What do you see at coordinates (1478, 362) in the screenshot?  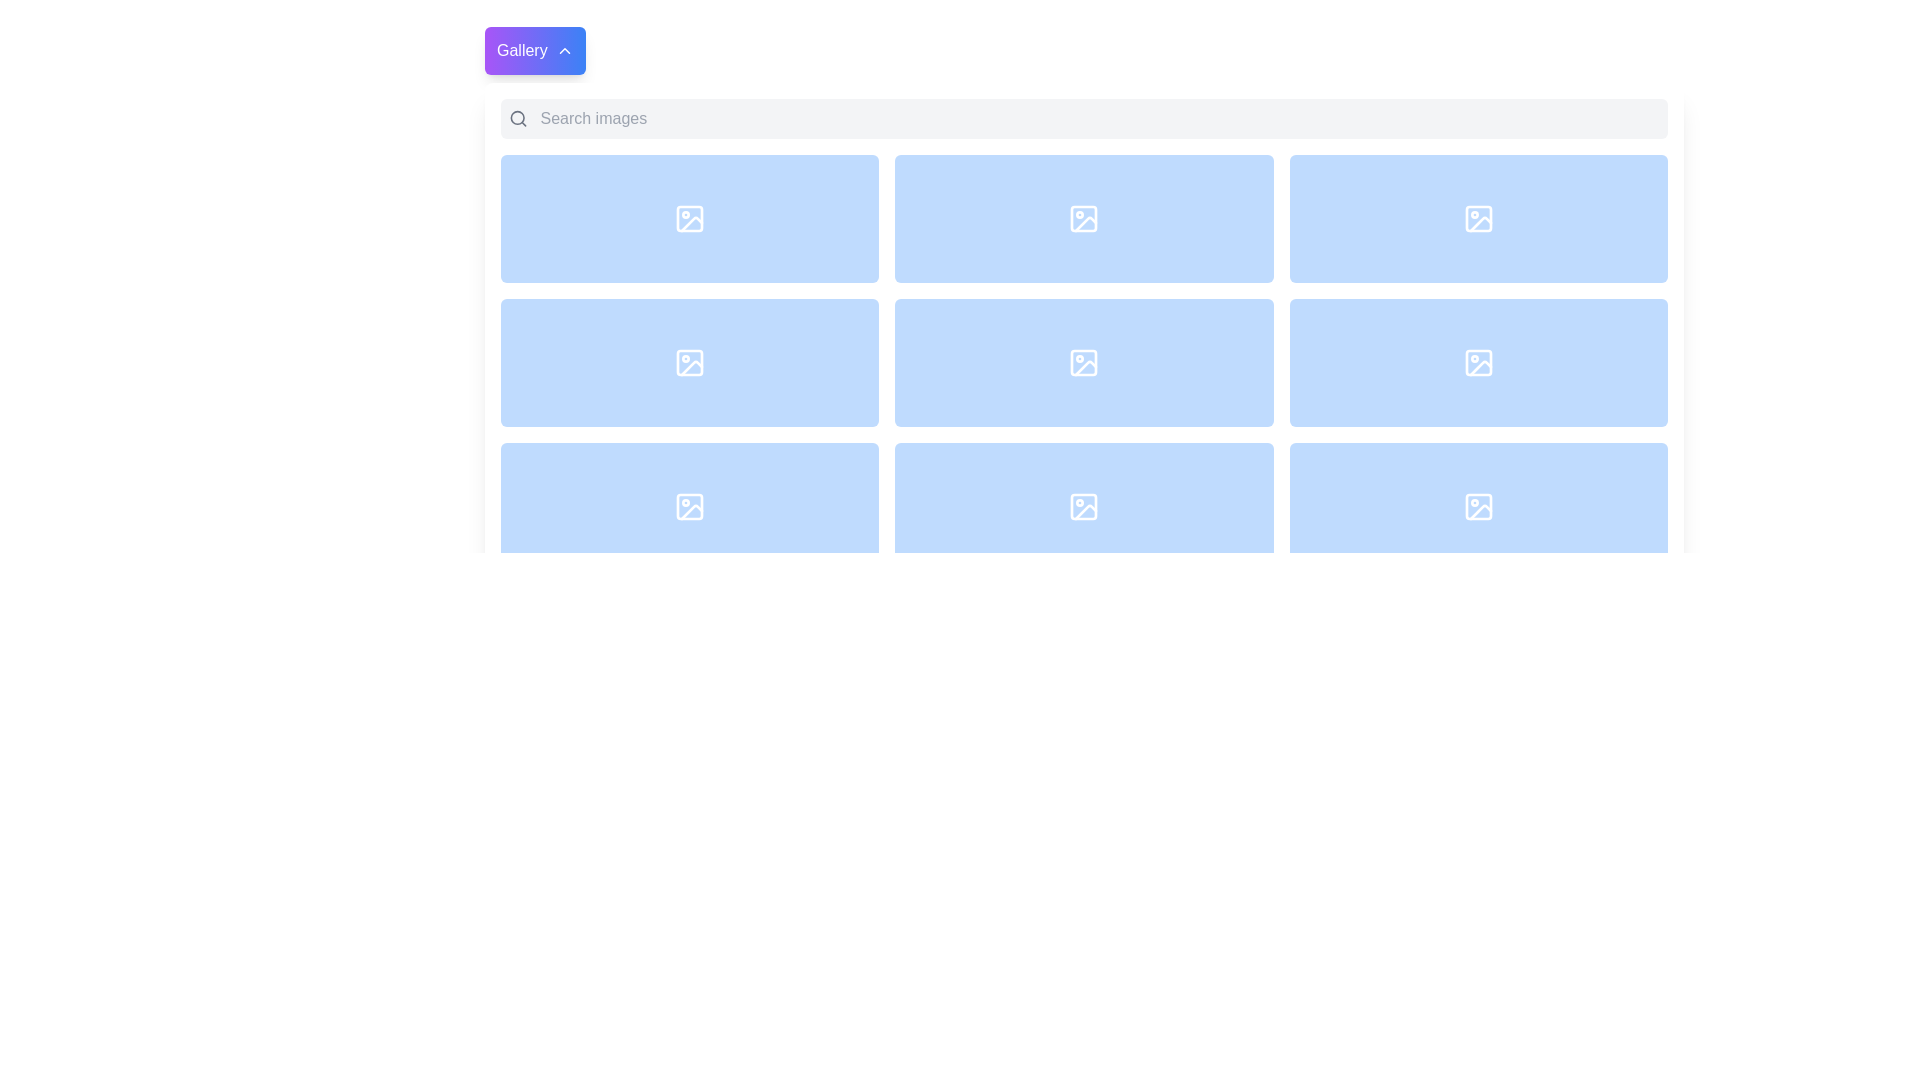 I see `the action button located in the third column and second row of the grid` at bounding box center [1478, 362].